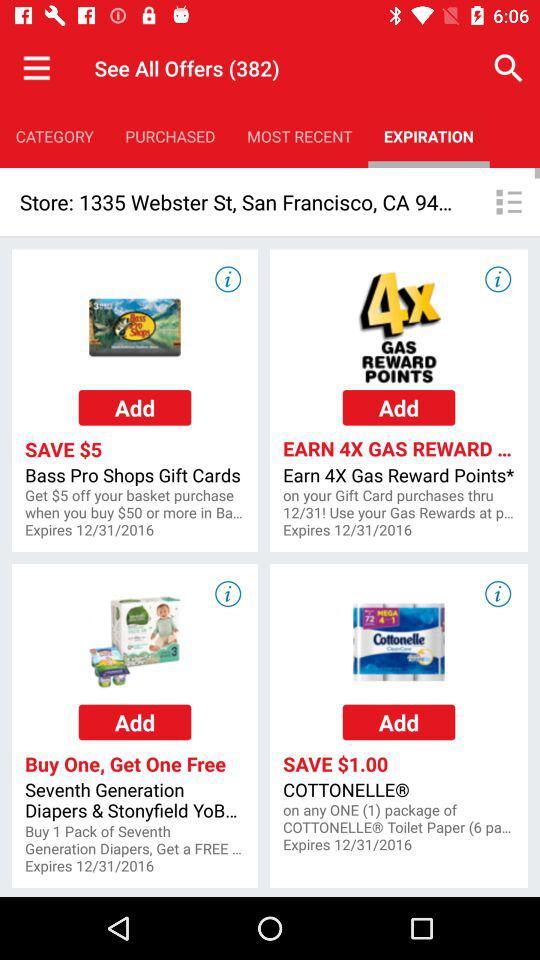 The height and width of the screenshot is (960, 540). What do you see at coordinates (135, 503) in the screenshot?
I see `app above the expires 12 31 app` at bounding box center [135, 503].